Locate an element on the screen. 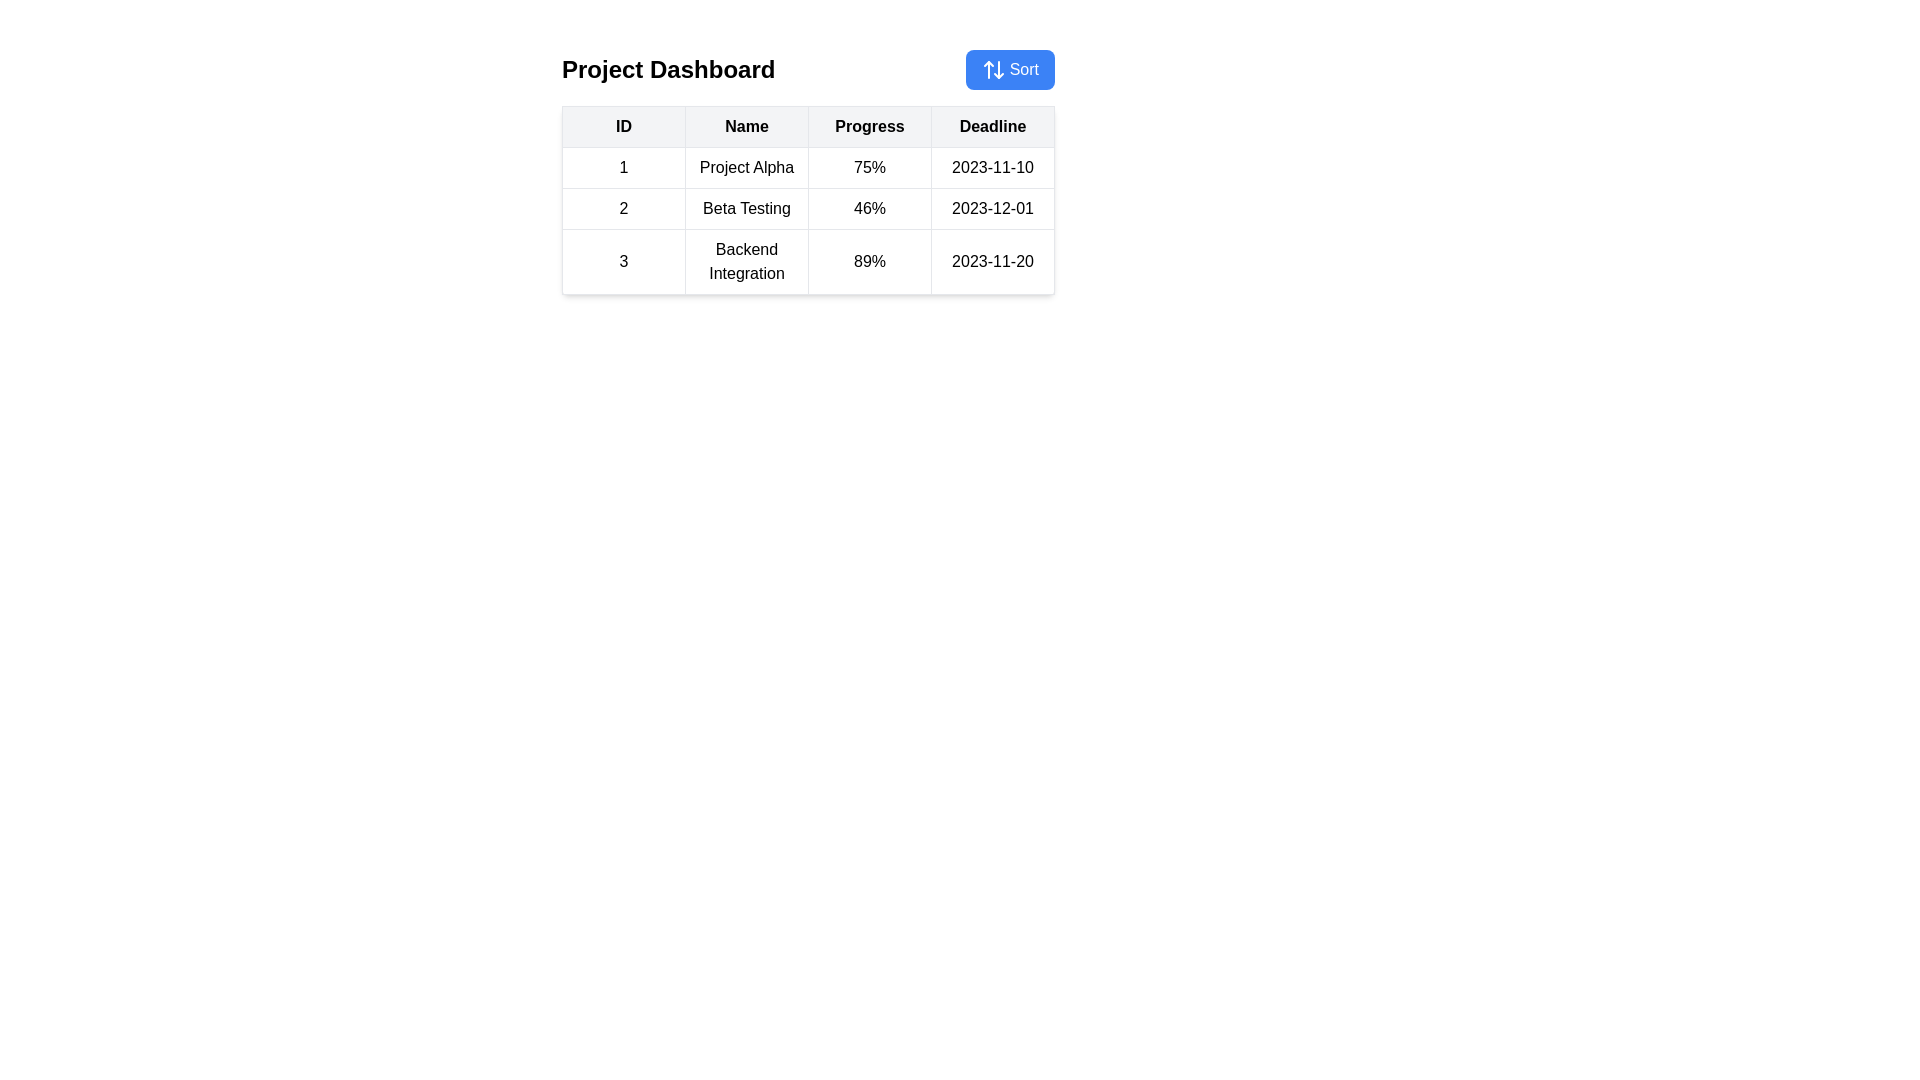 The width and height of the screenshot is (1920, 1080). the progress percentage display field located in the 'Progress' column of the table, specifically in the second row corresponding to the task 'Beta Testing' is located at coordinates (869, 208).